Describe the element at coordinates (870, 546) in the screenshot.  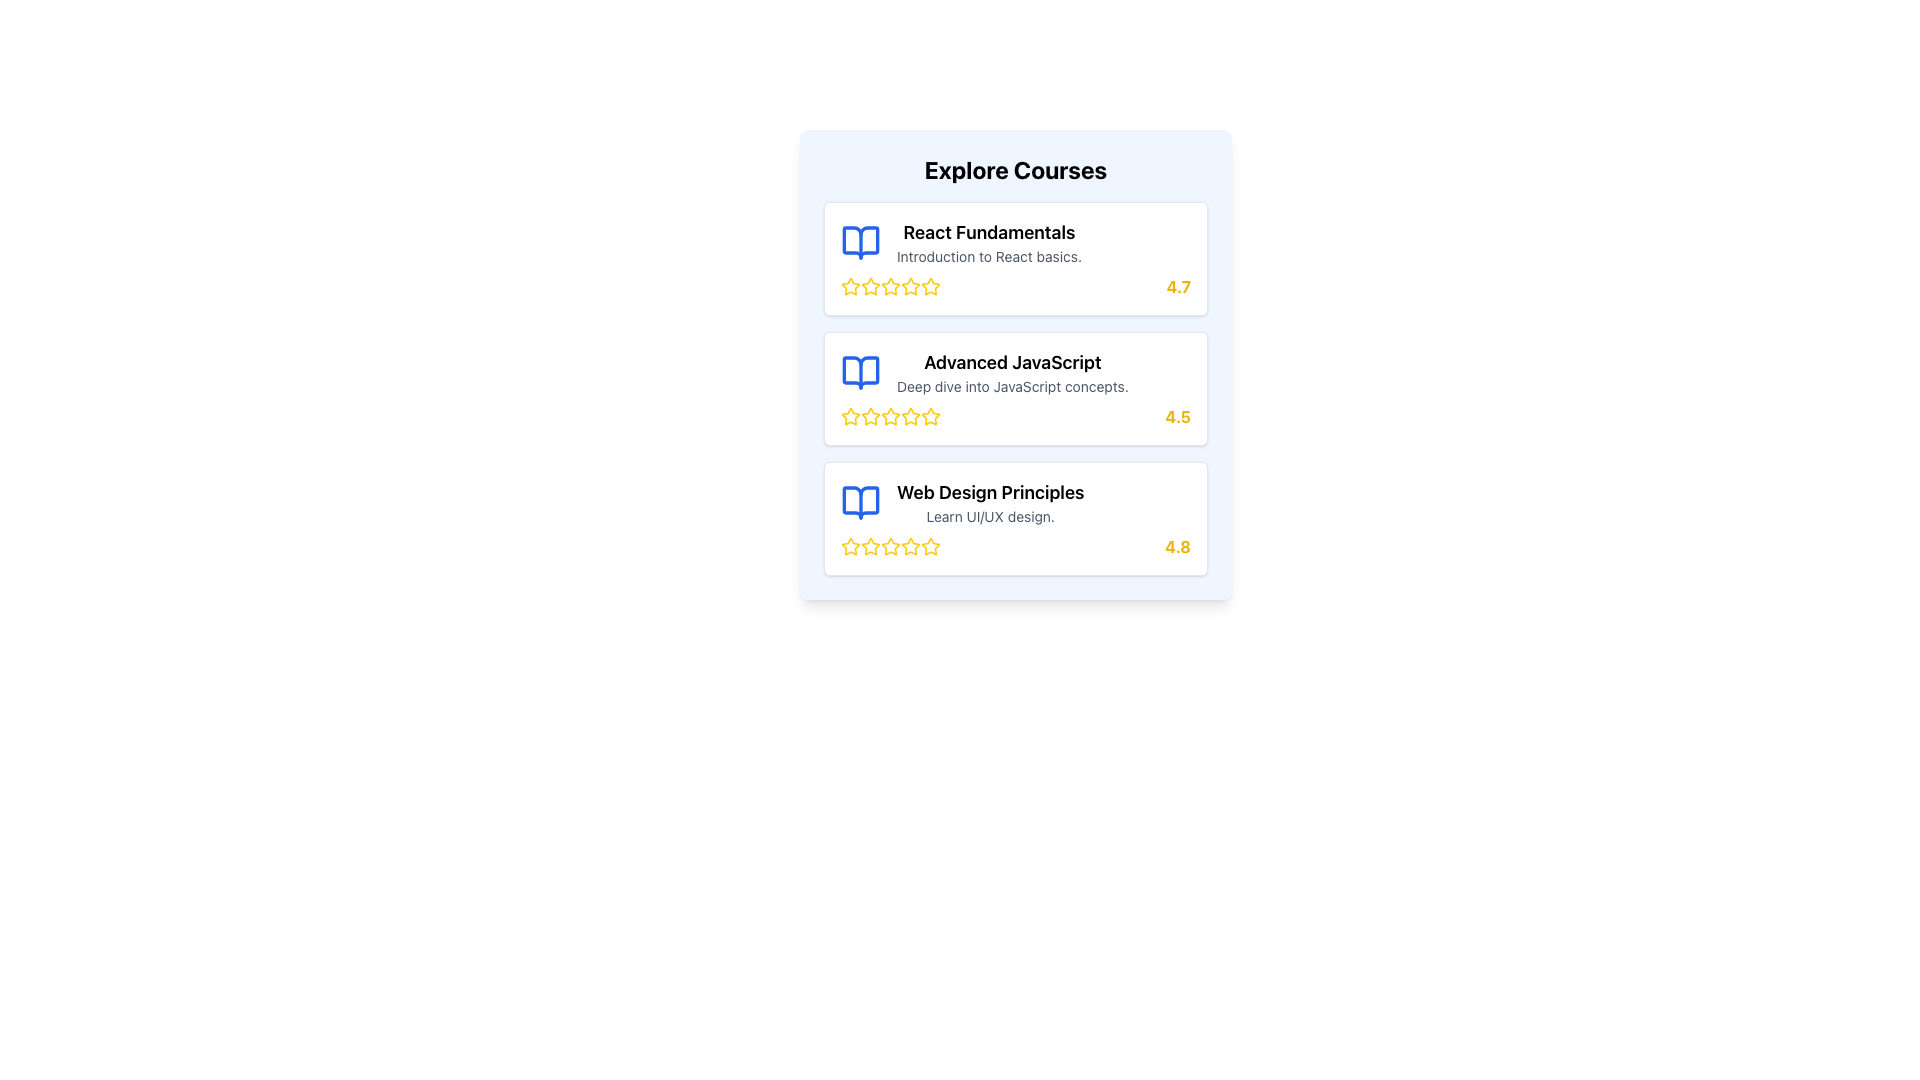
I see `the first star icon in the Web Design Principles rating section` at that location.